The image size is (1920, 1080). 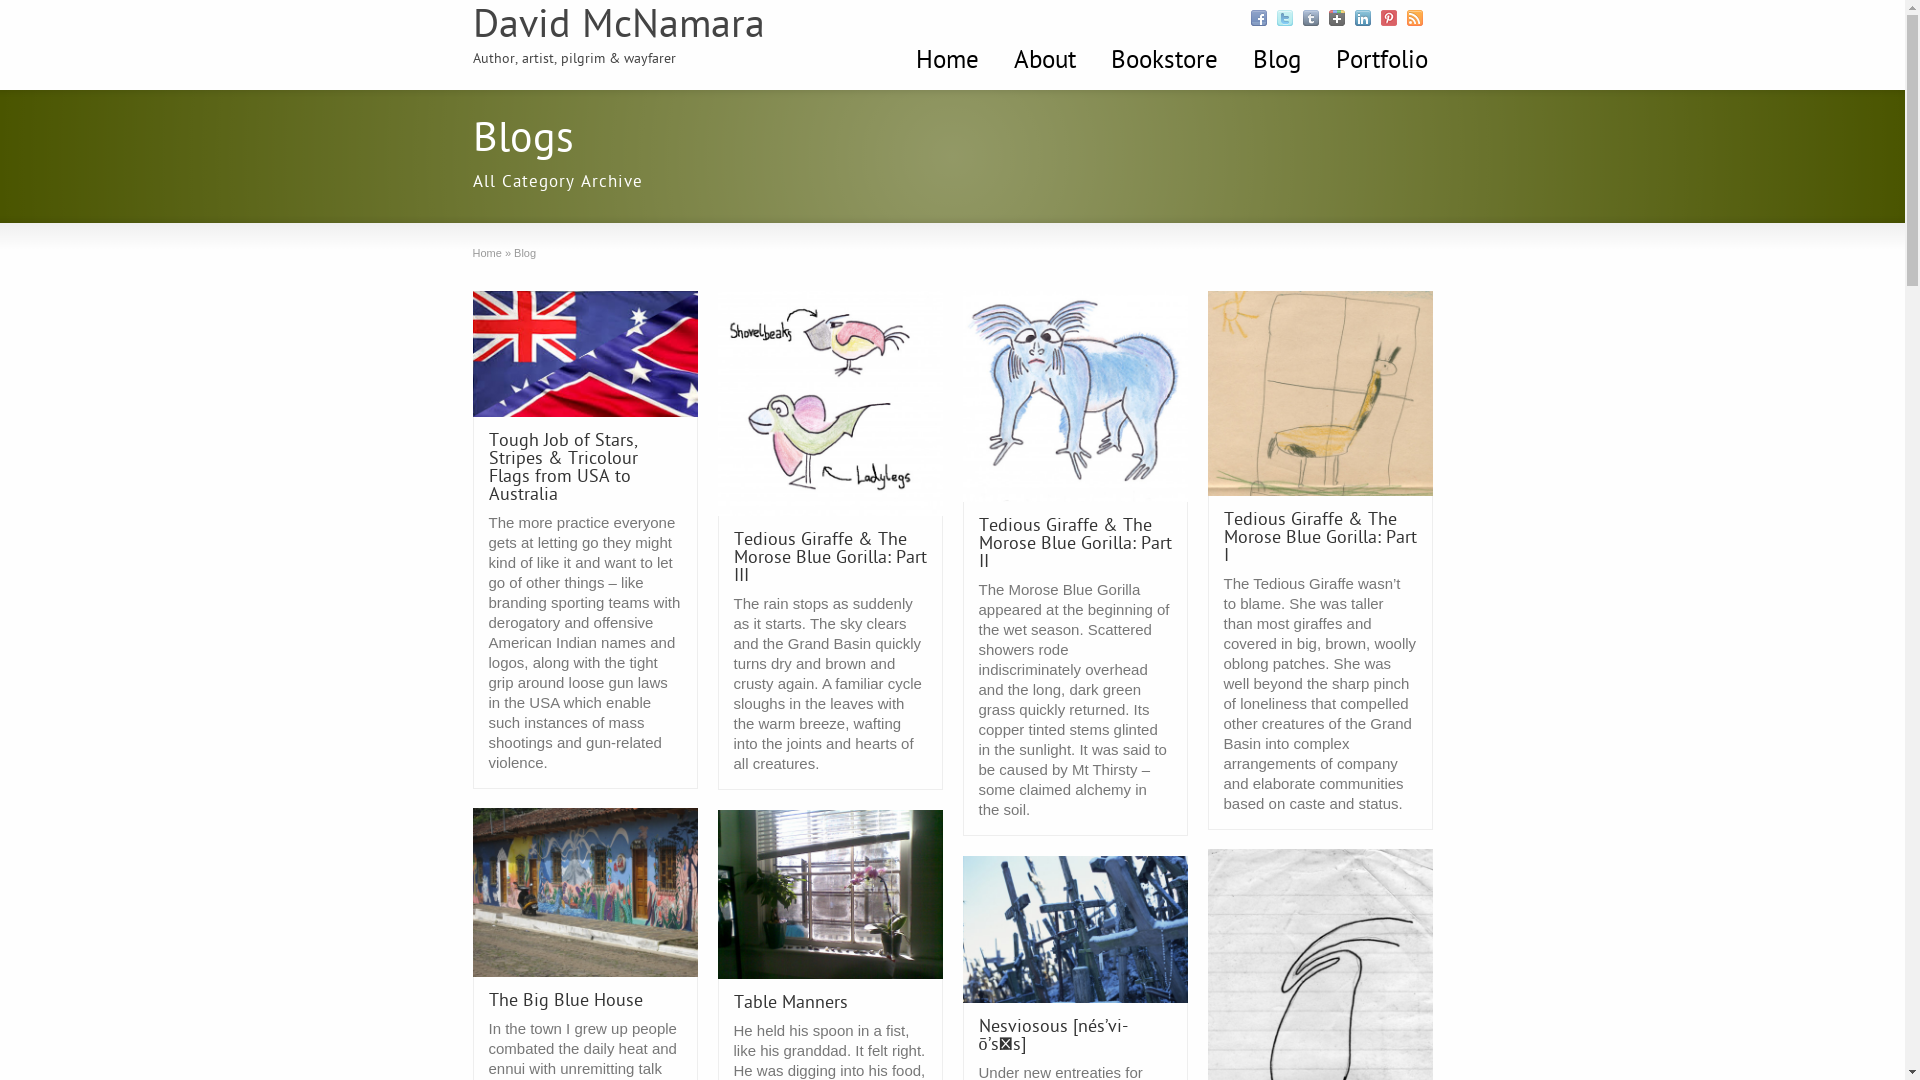 What do you see at coordinates (1413, 18) in the screenshot?
I see `'Follow Me RSS'` at bounding box center [1413, 18].